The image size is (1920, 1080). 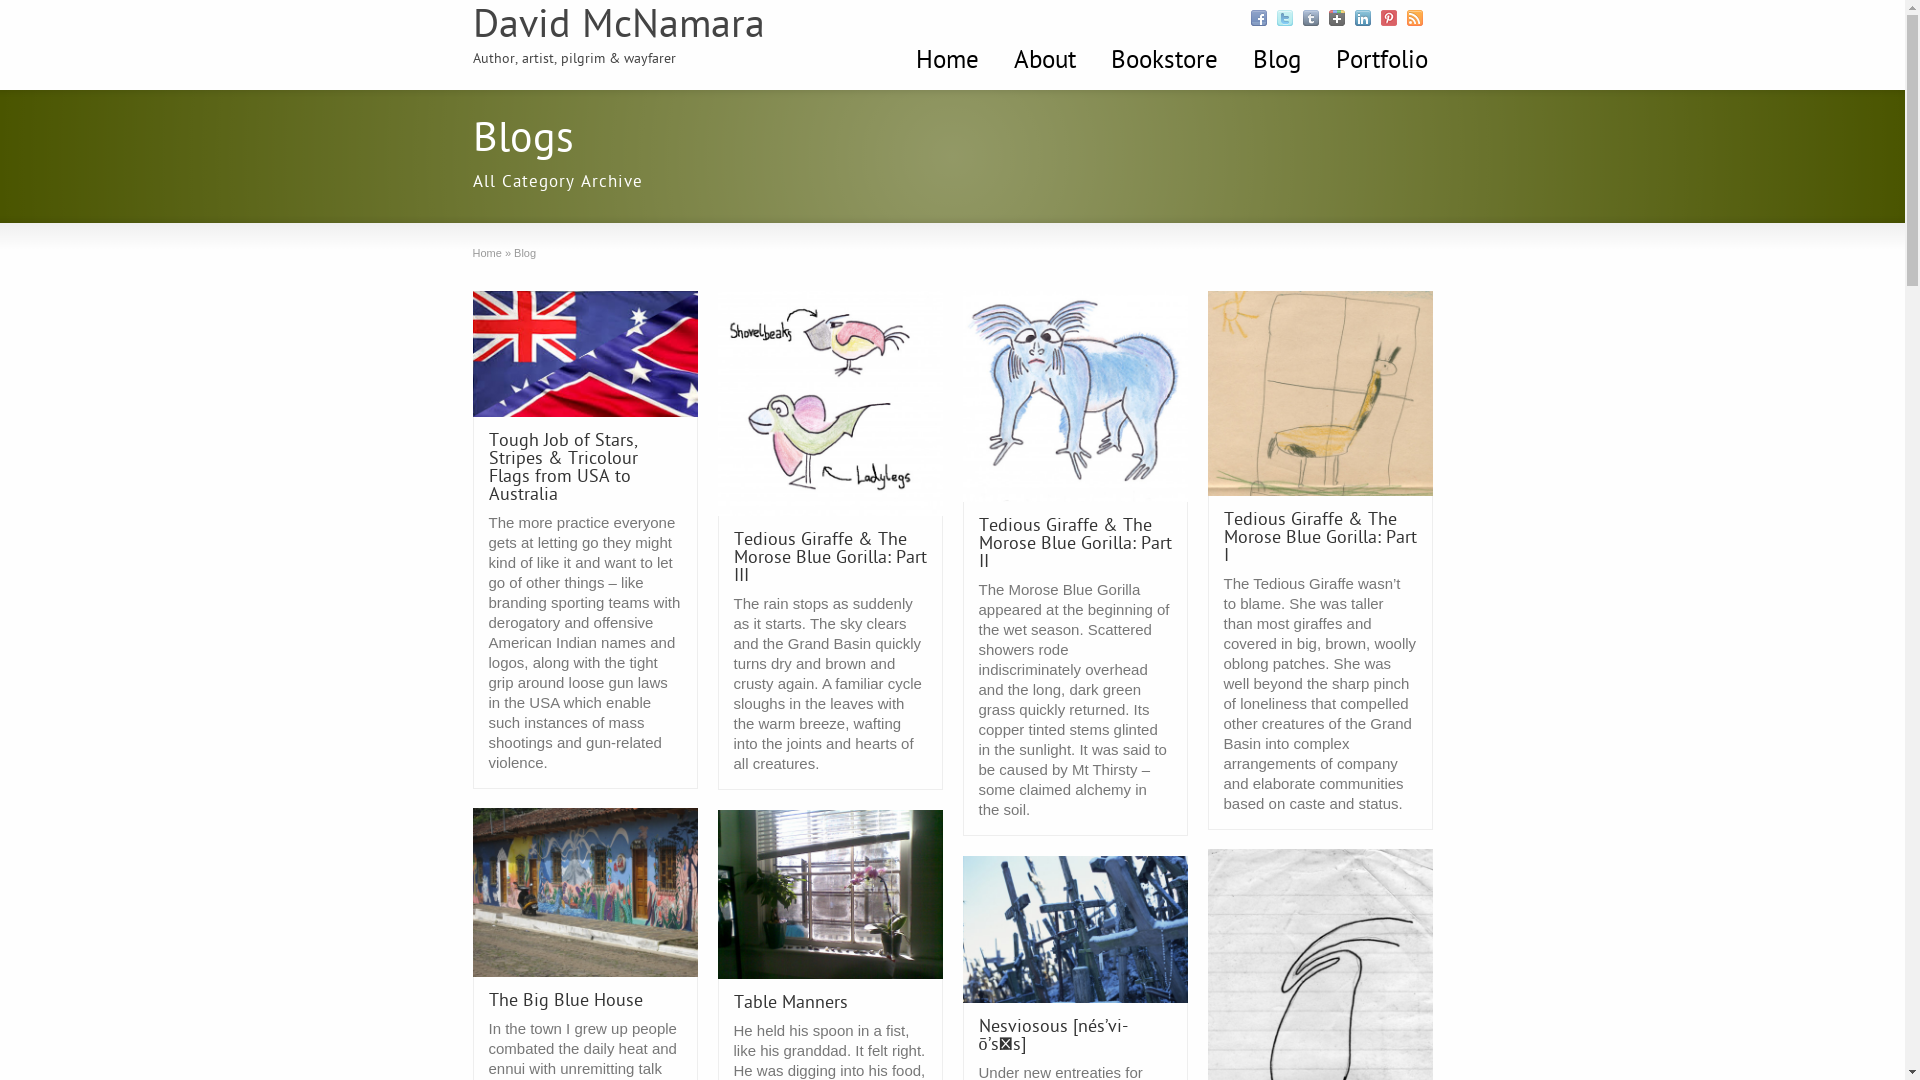 What do you see at coordinates (1413, 18) in the screenshot?
I see `'Follow Me RSS'` at bounding box center [1413, 18].